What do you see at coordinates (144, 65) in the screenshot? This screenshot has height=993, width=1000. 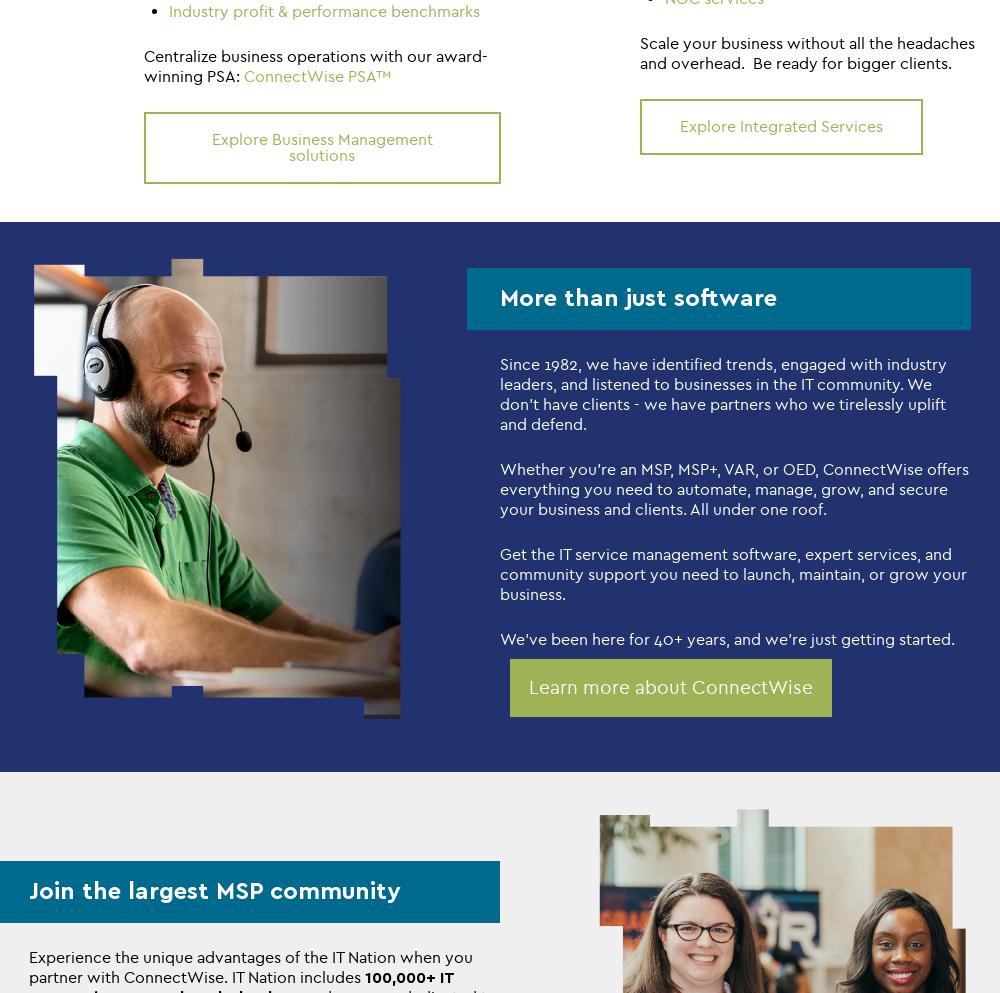 I see `'Centralize business operations with our award-winning PSA:'` at bounding box center [144, 65].